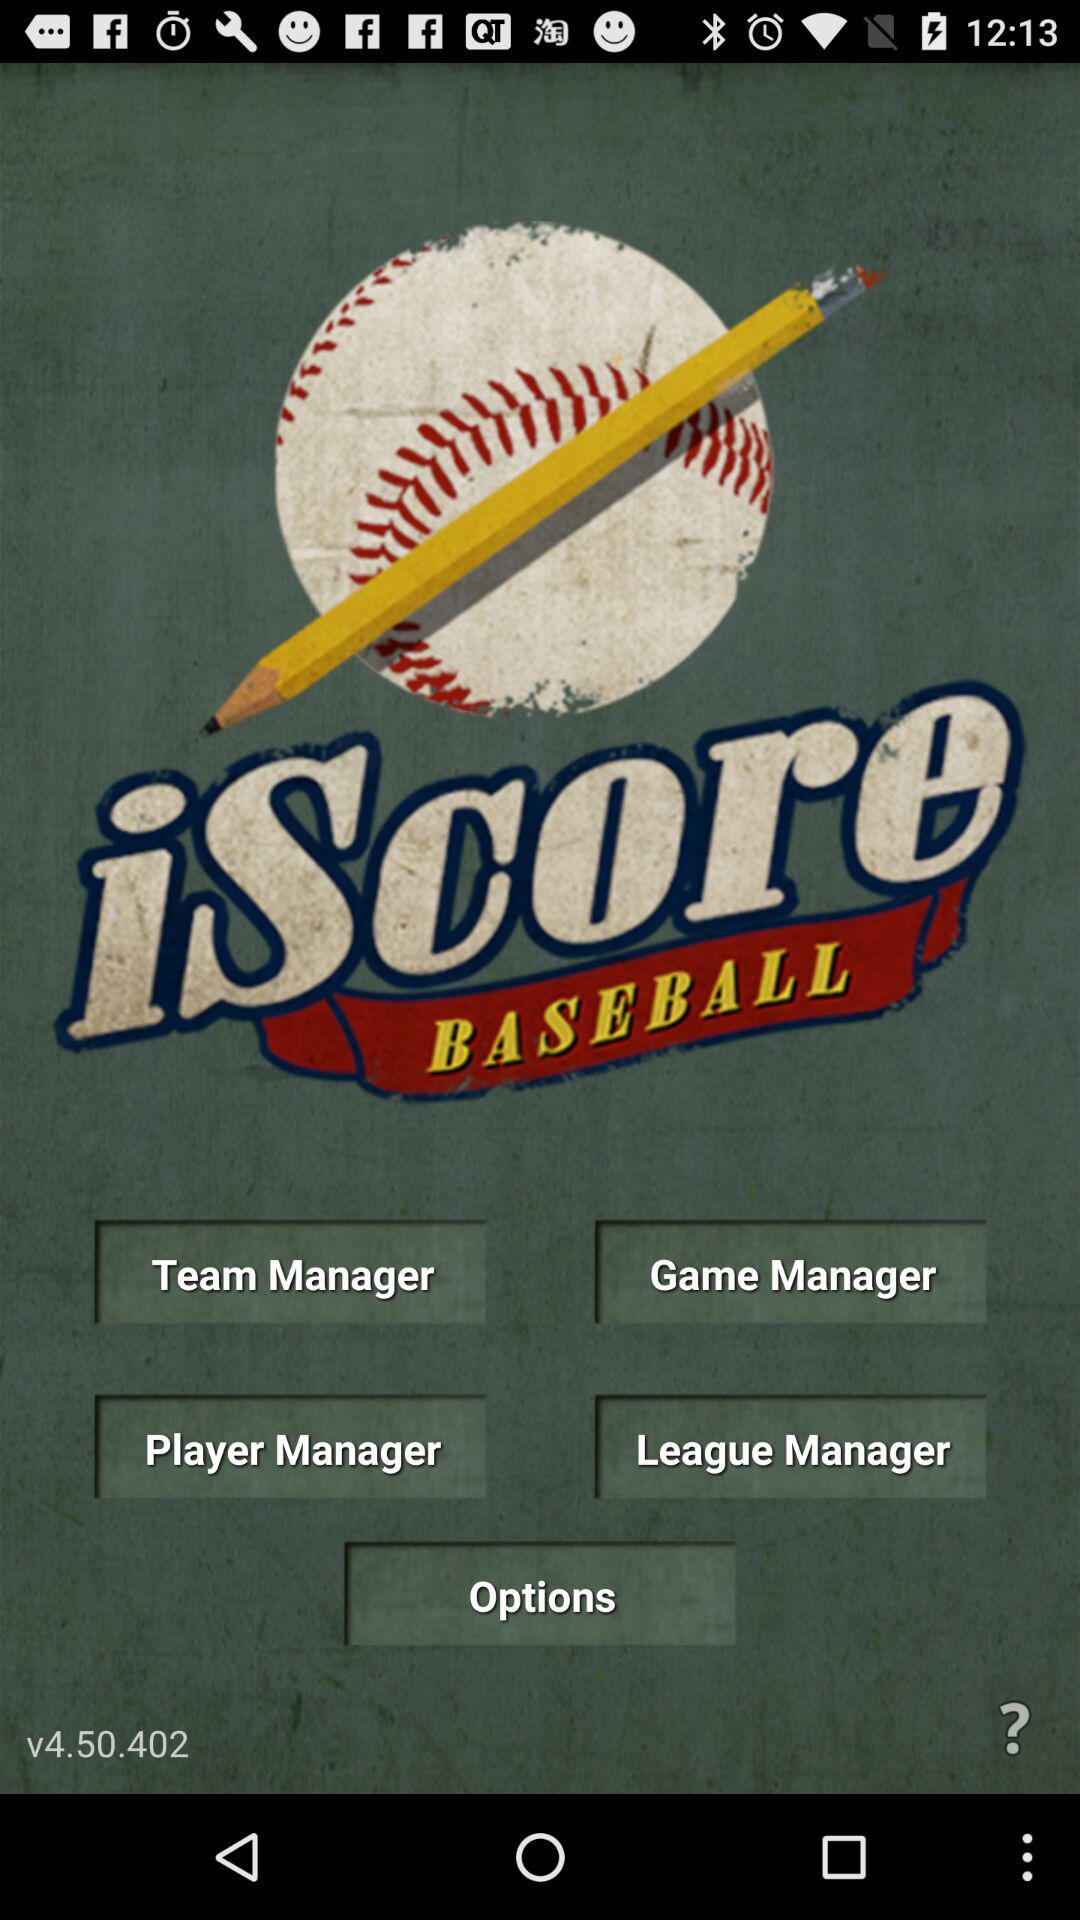 The width and height of the screenshot is (1080, 1920). What do you see at coordinates (1014, 1727) in the screenshot?
I see `the icon below league manager button` at bounding box center [1014, 1727].